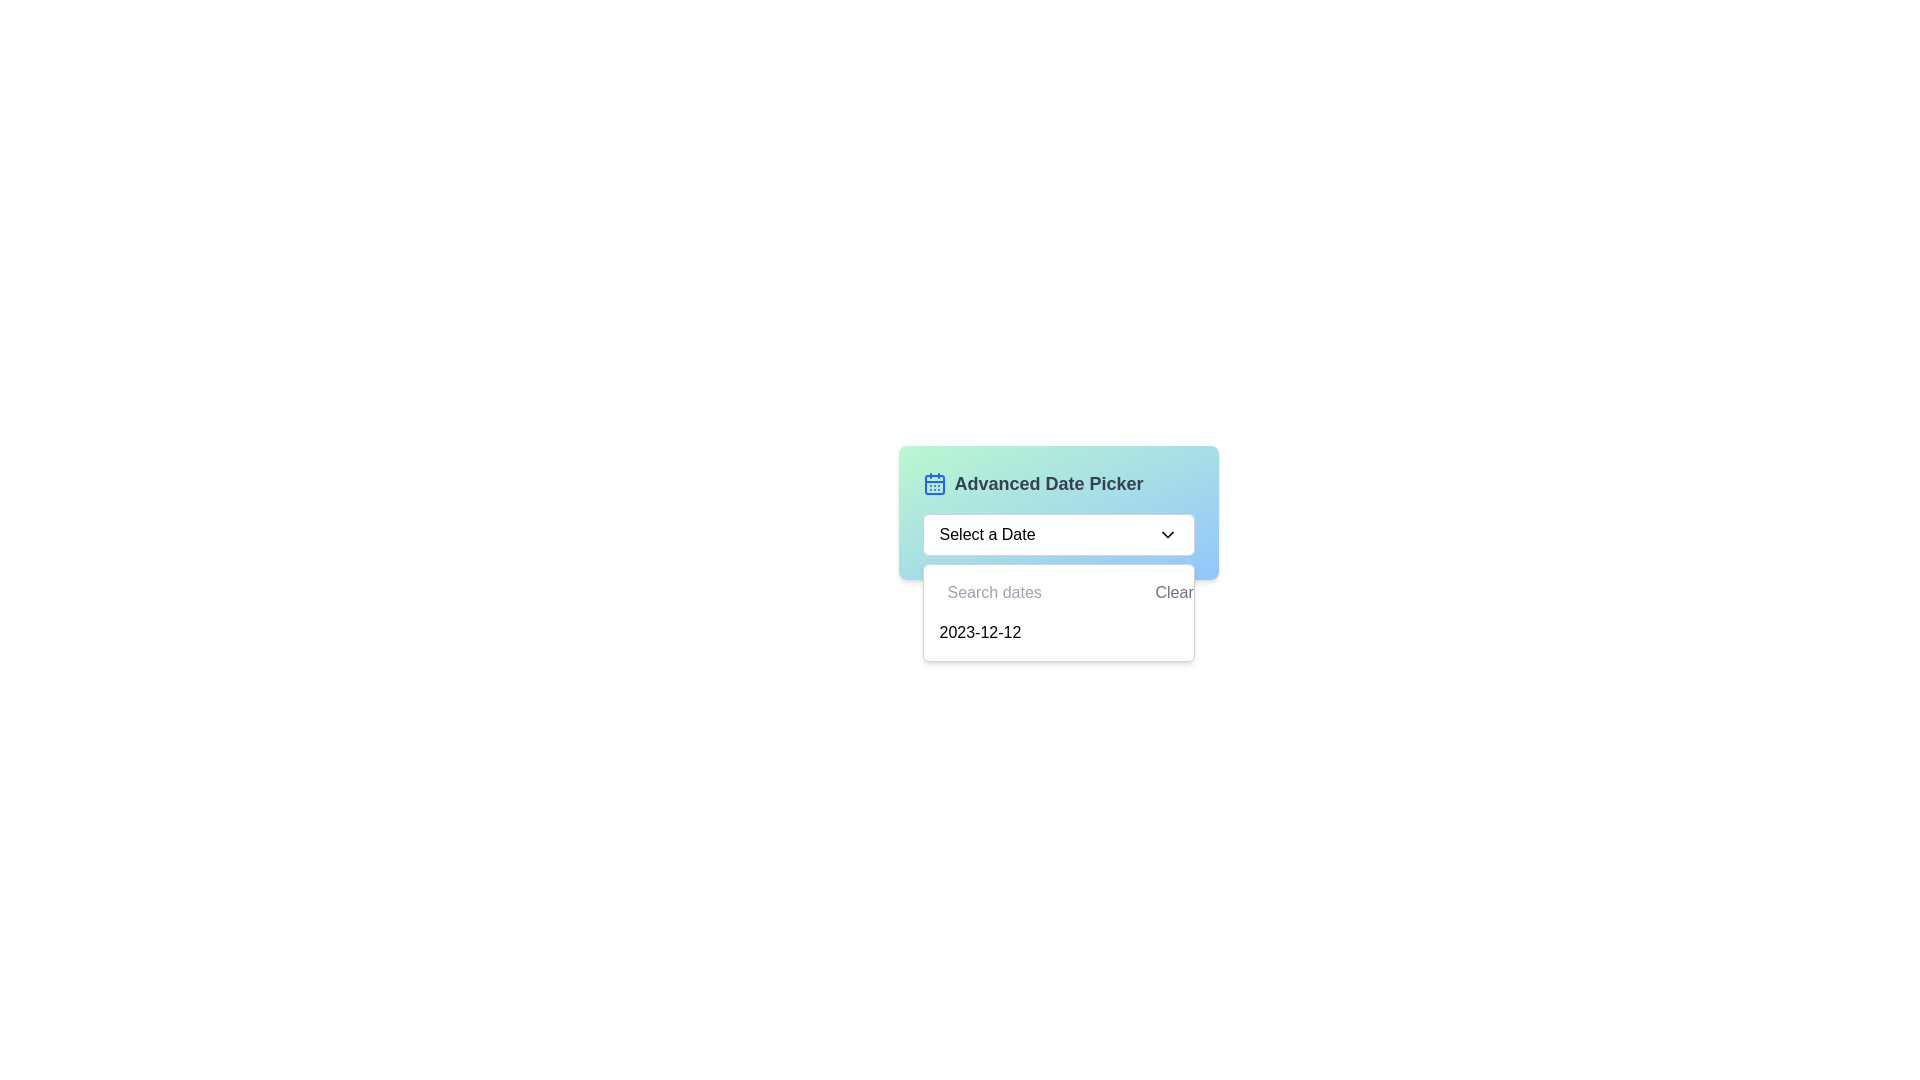 Image resolution: width=1920 pixels, height=1080 pixels. I want to click on the downward-pointing chevron icon, so click(1167, 534).